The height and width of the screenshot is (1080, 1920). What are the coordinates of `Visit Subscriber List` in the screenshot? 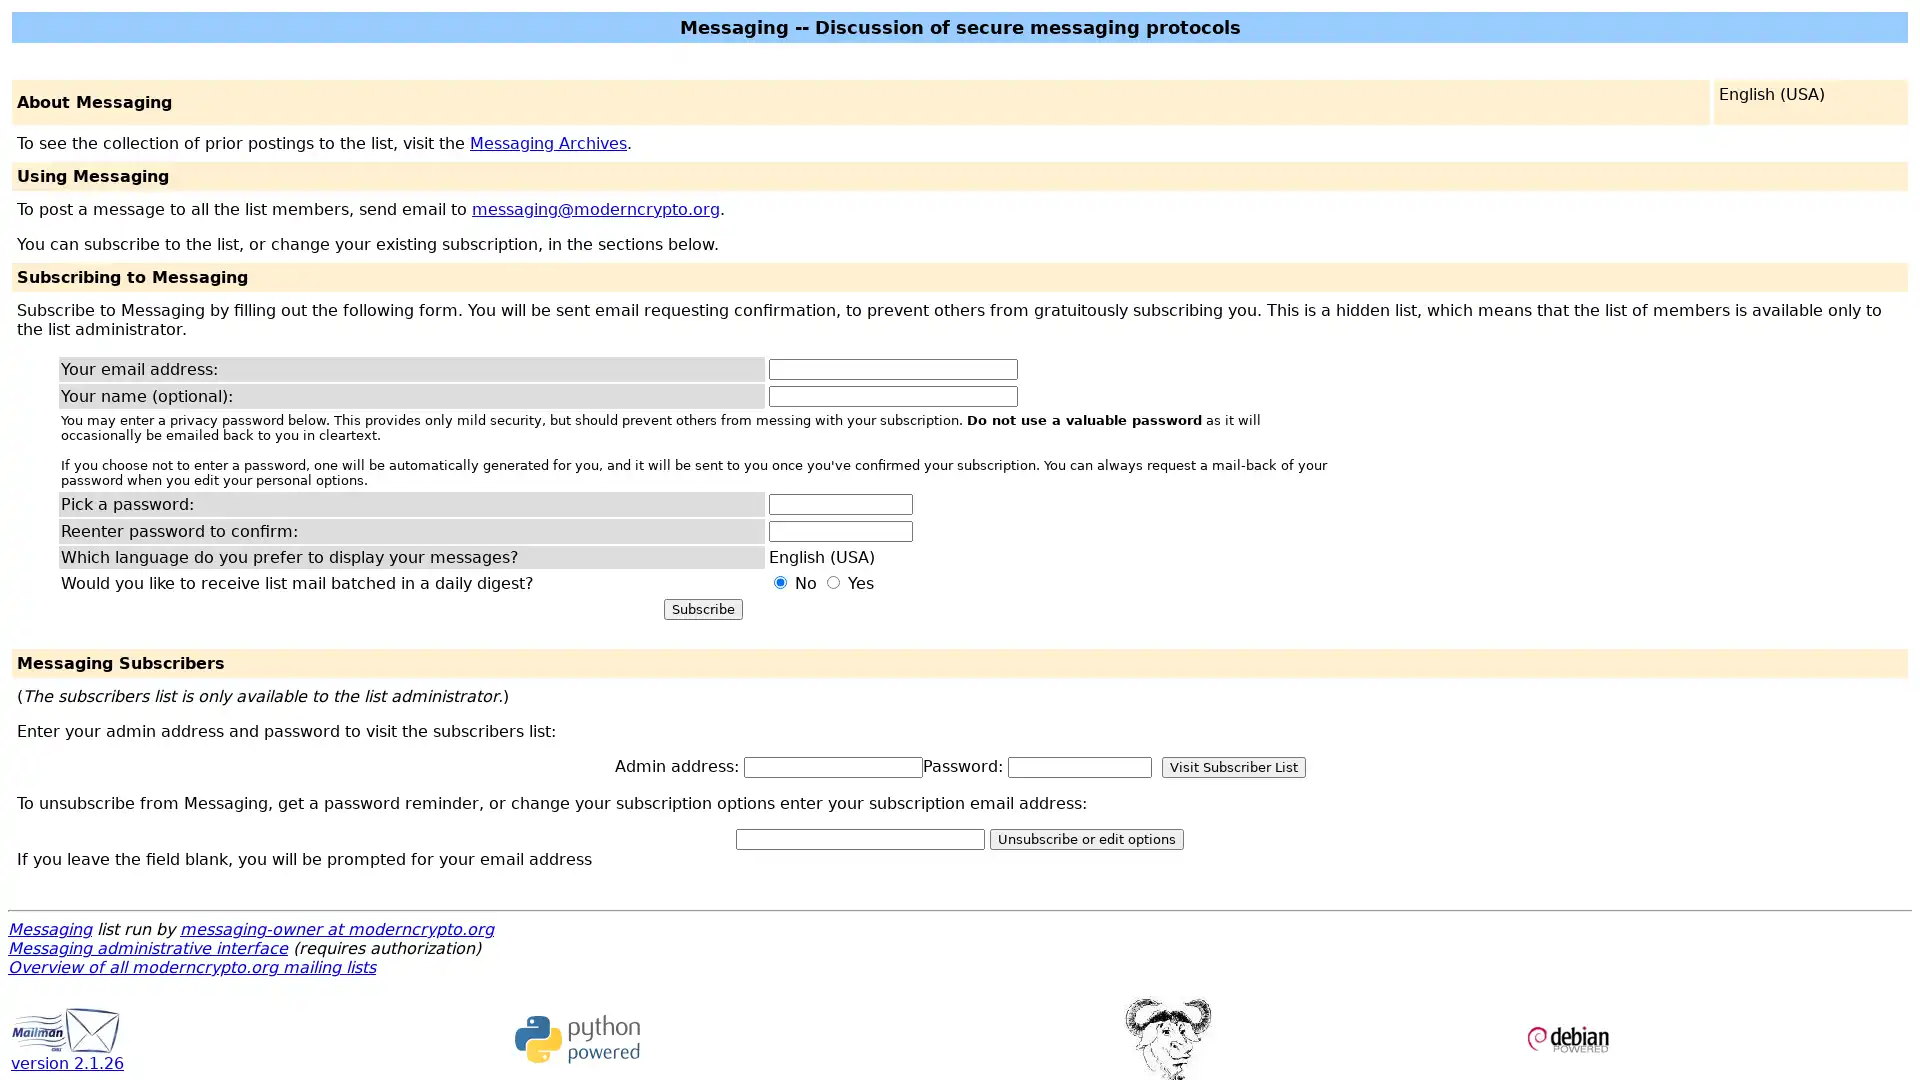 It's located at (1232, 766).